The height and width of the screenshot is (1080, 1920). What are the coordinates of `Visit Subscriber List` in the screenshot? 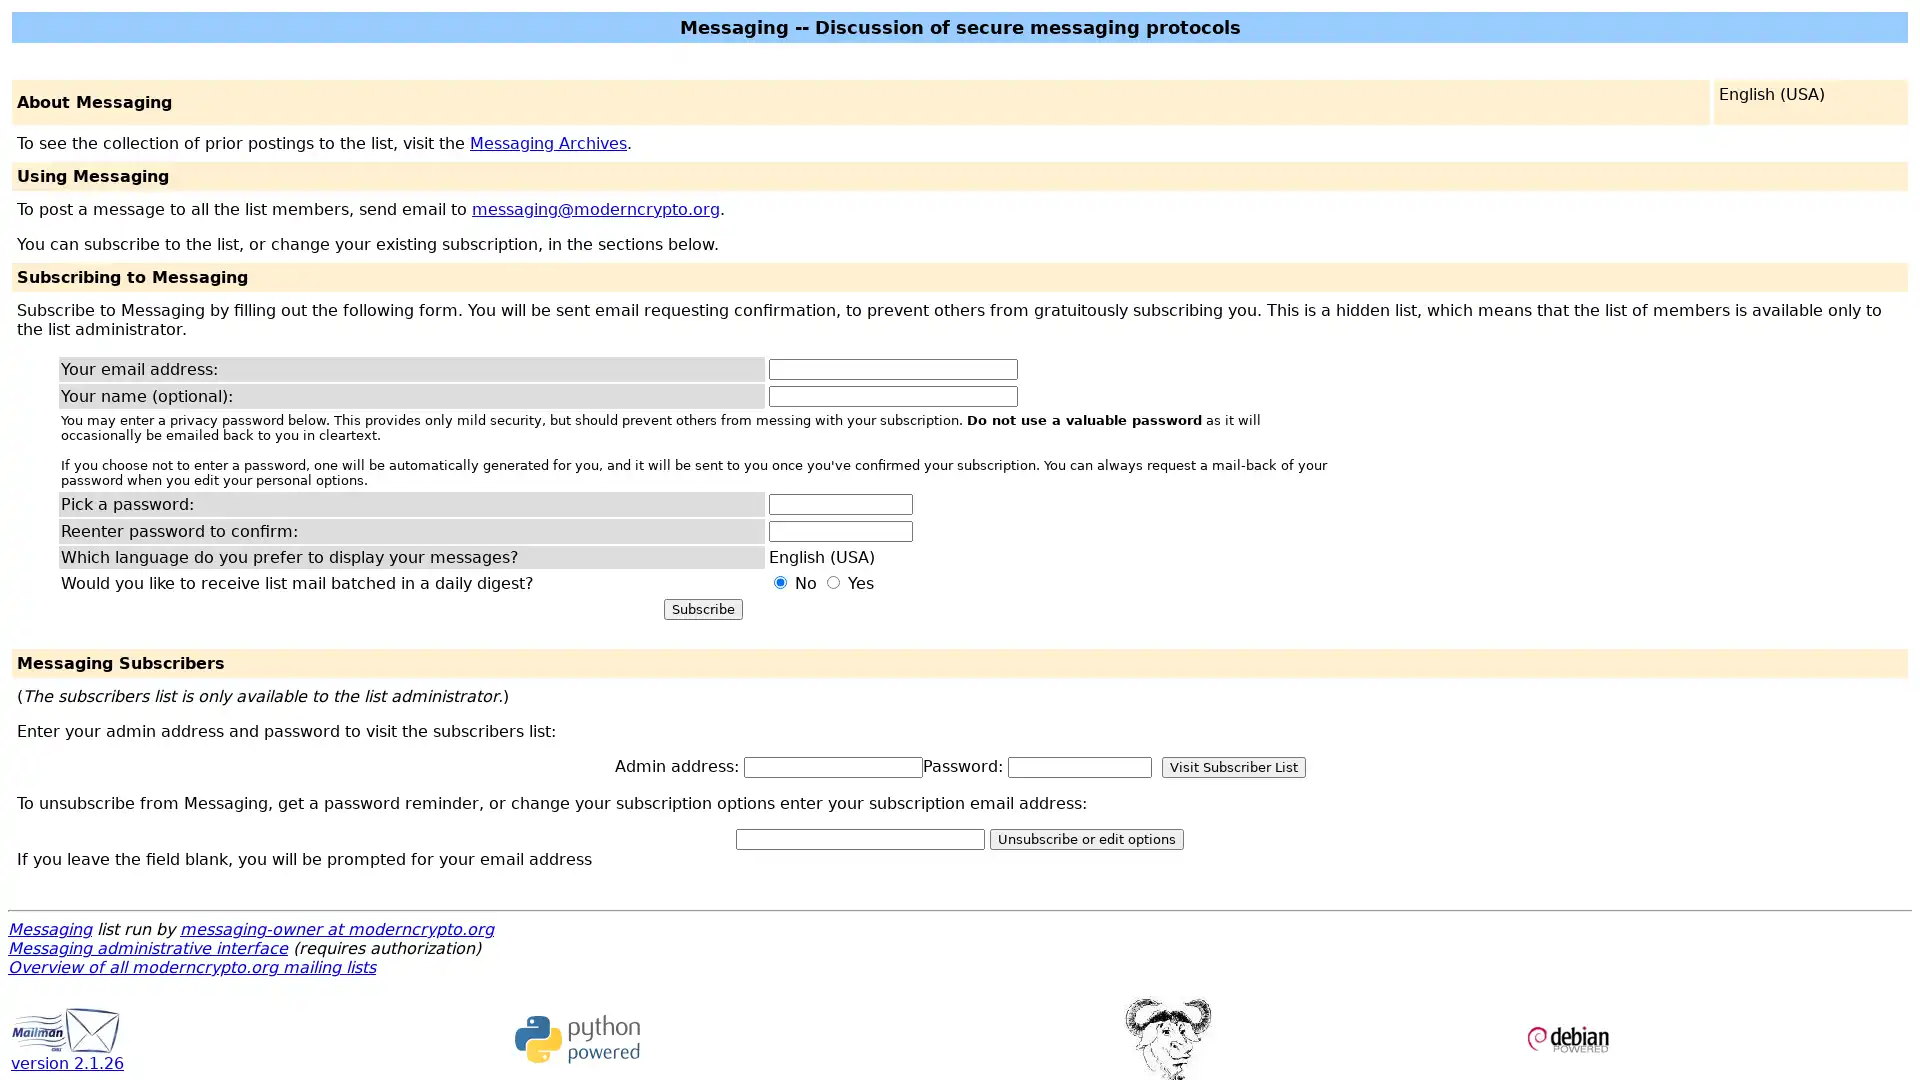 It's located at (1232, 766).